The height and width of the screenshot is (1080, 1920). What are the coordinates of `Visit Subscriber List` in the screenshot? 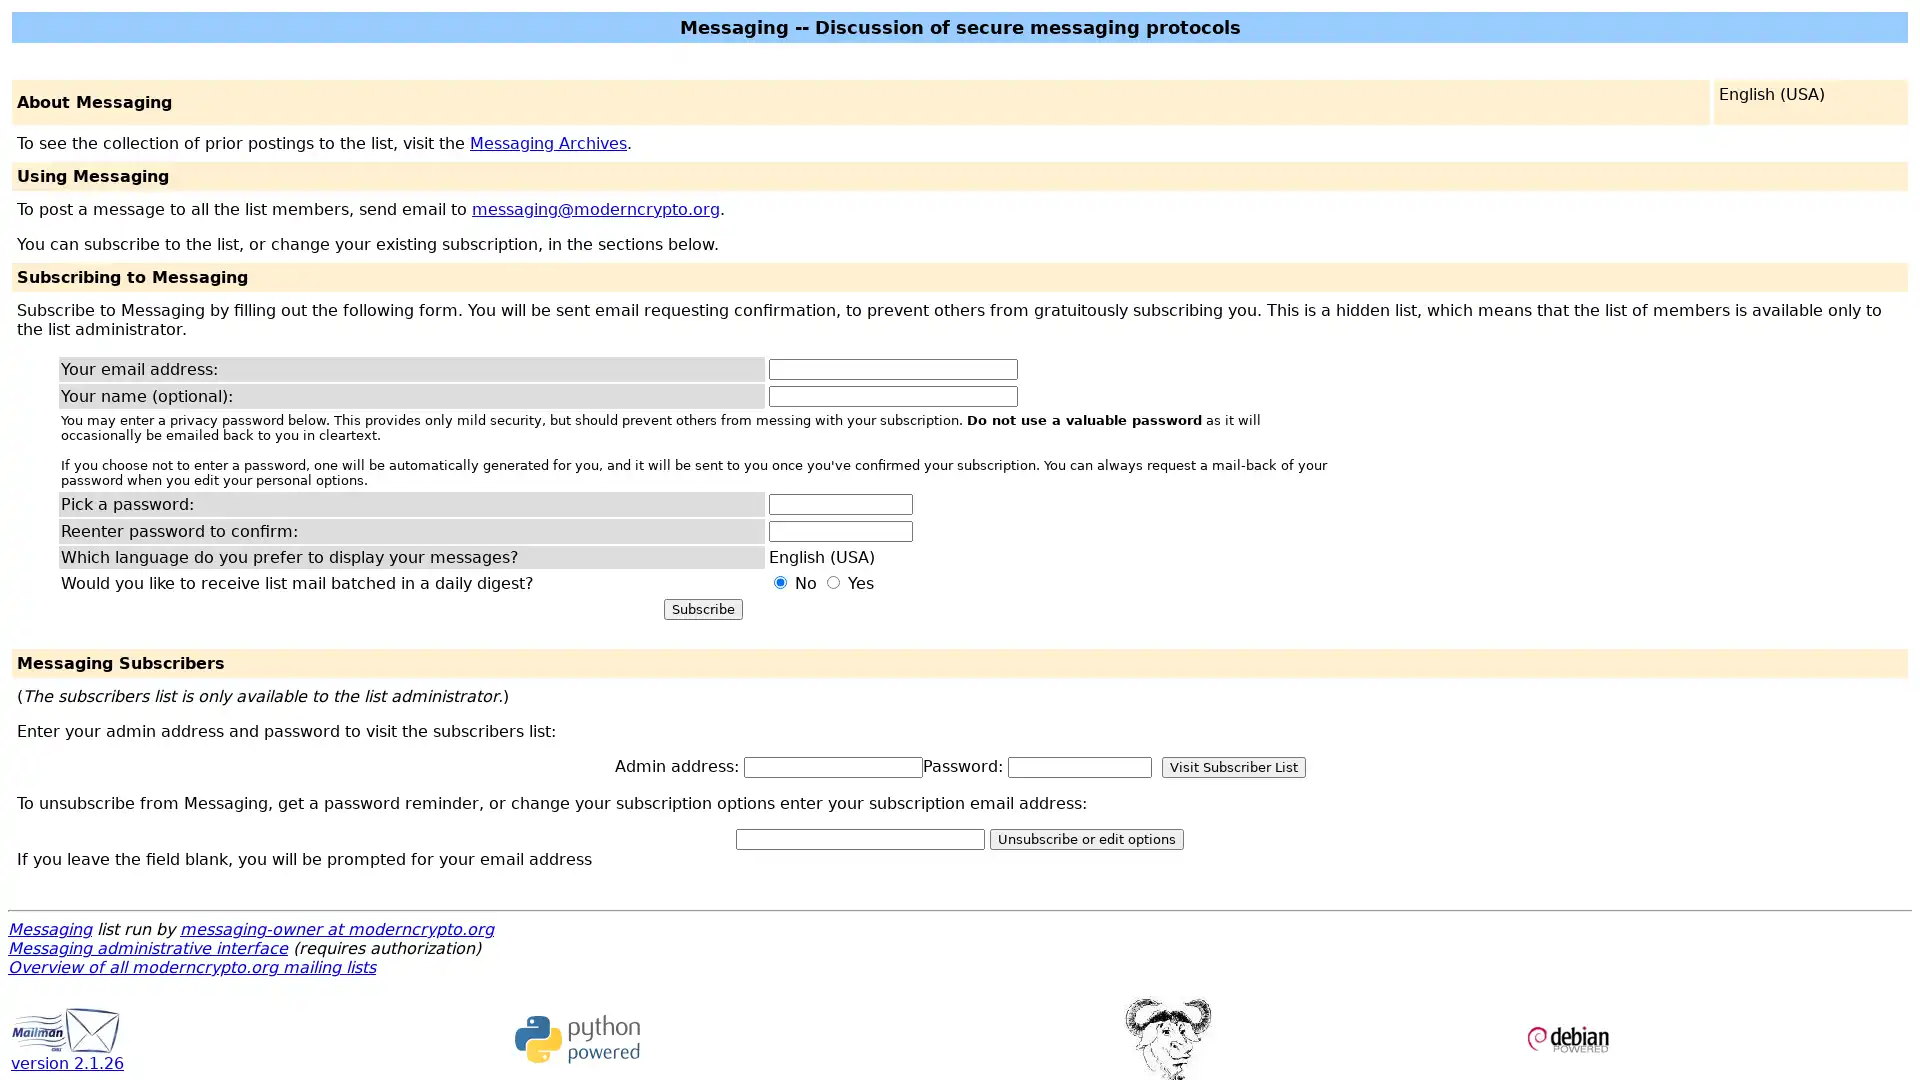 It's located at (1232, 766).